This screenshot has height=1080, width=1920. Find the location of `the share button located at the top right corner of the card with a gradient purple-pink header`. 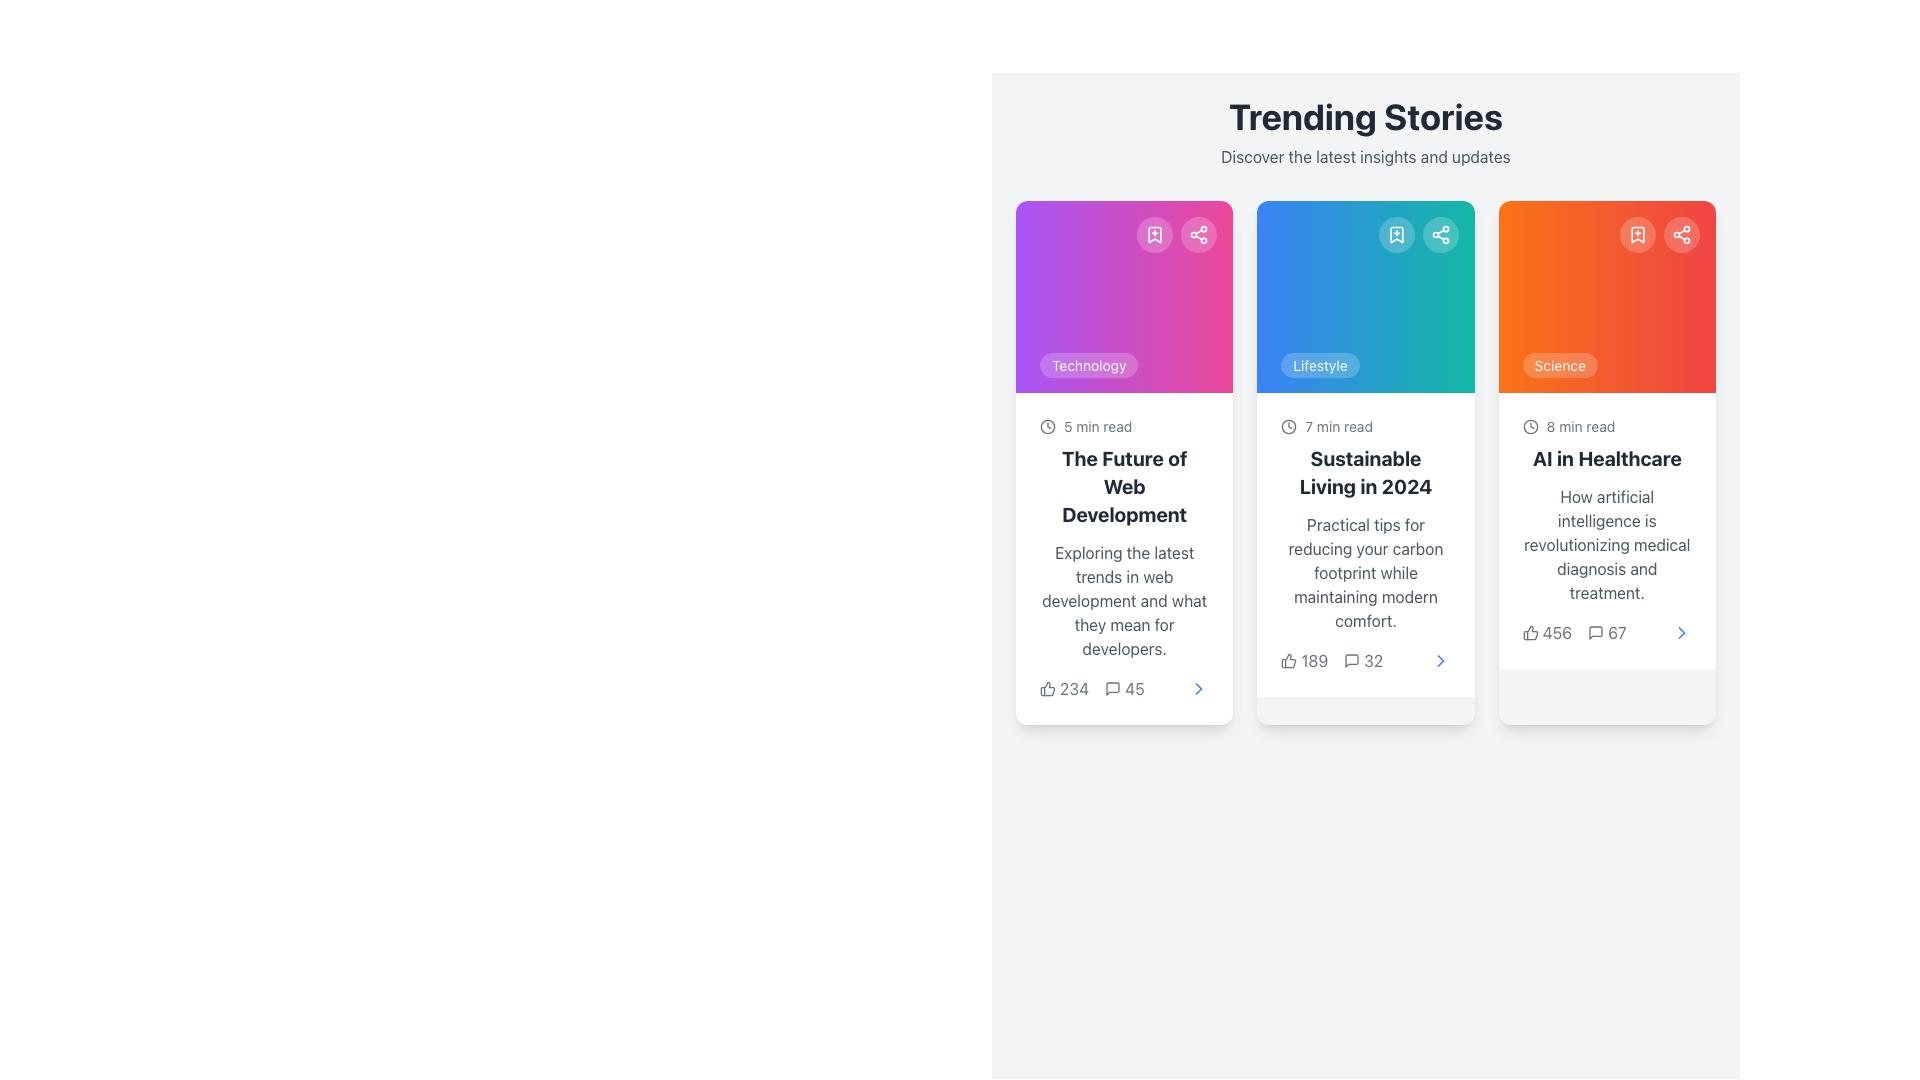

the share button located at the top right corner of the card with a gradient purple-pink header is located at coordinates (1199, 234).